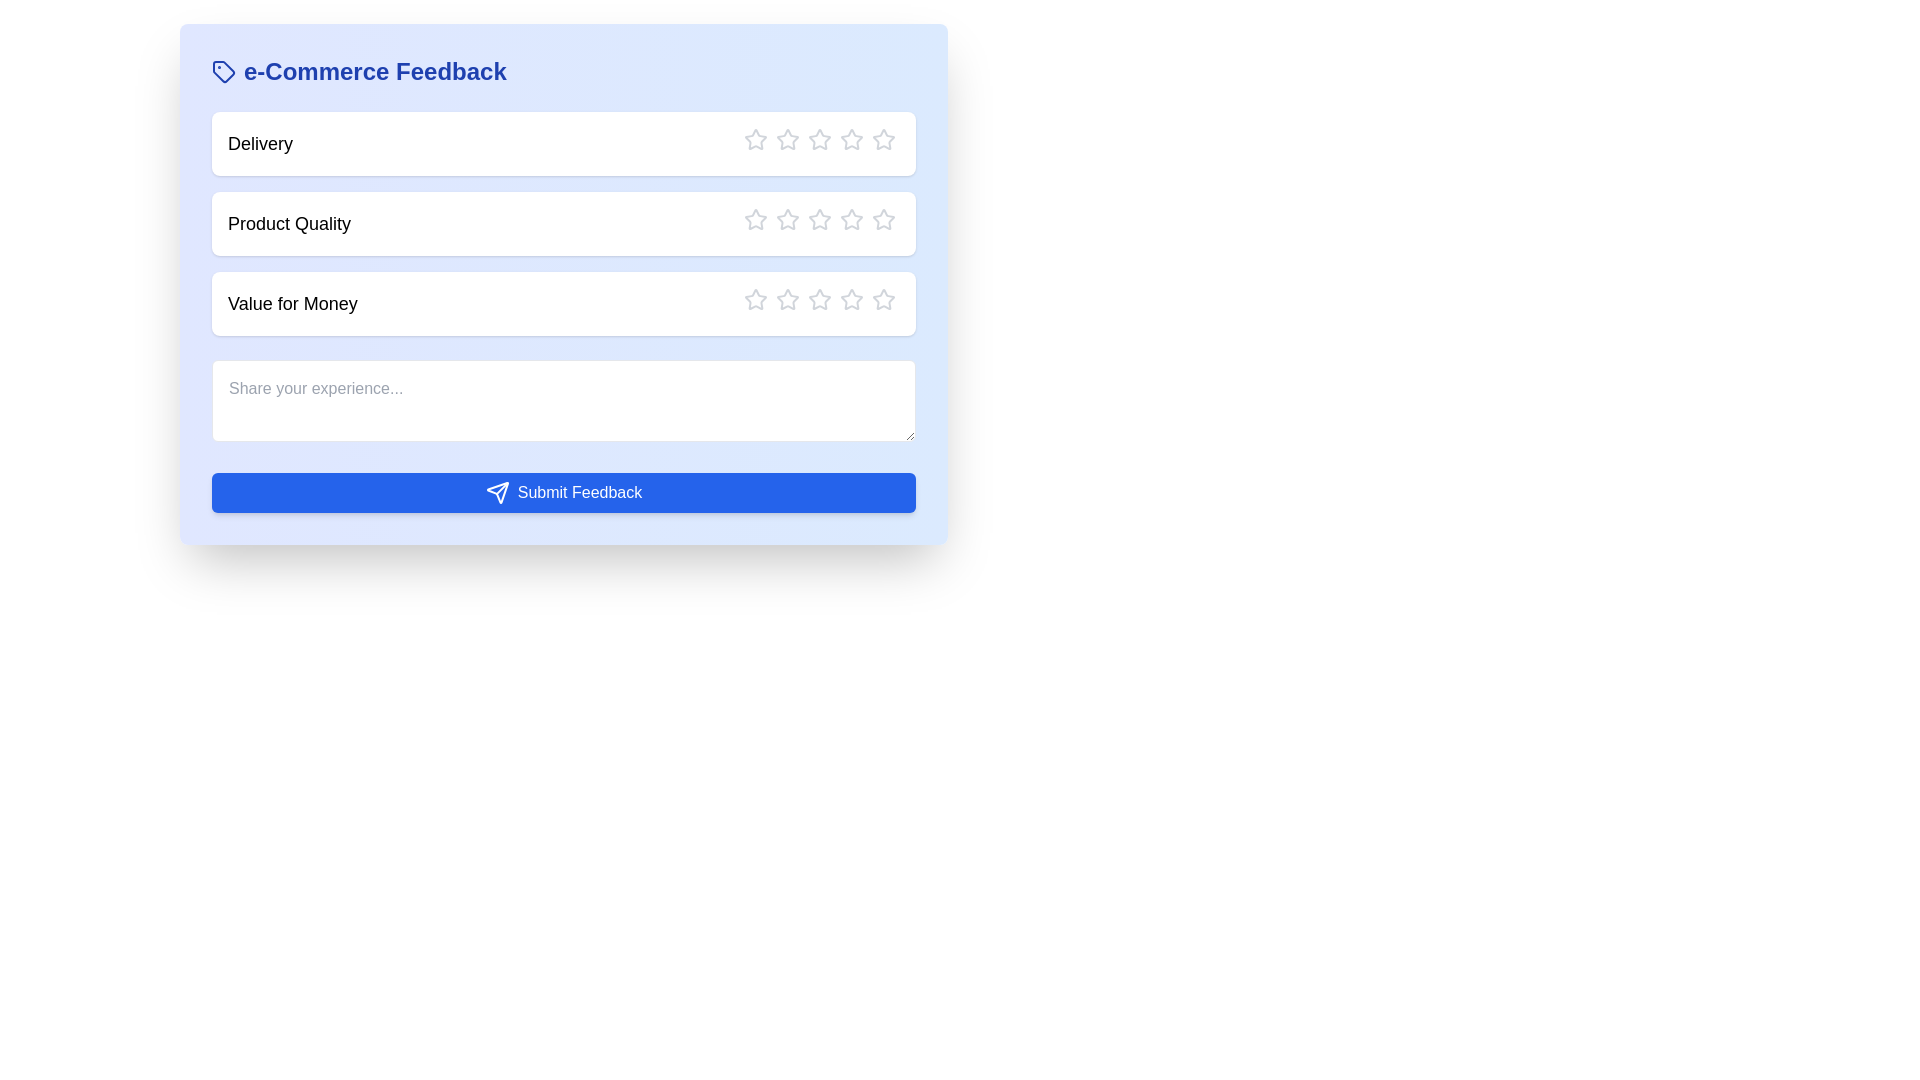 The height and width of the screenshot is (1080, 1920). Describe the element at coordinates (754, 138) in the screenshot. I see `the rating to 1 stars by clicking the corresponding star` at that location.